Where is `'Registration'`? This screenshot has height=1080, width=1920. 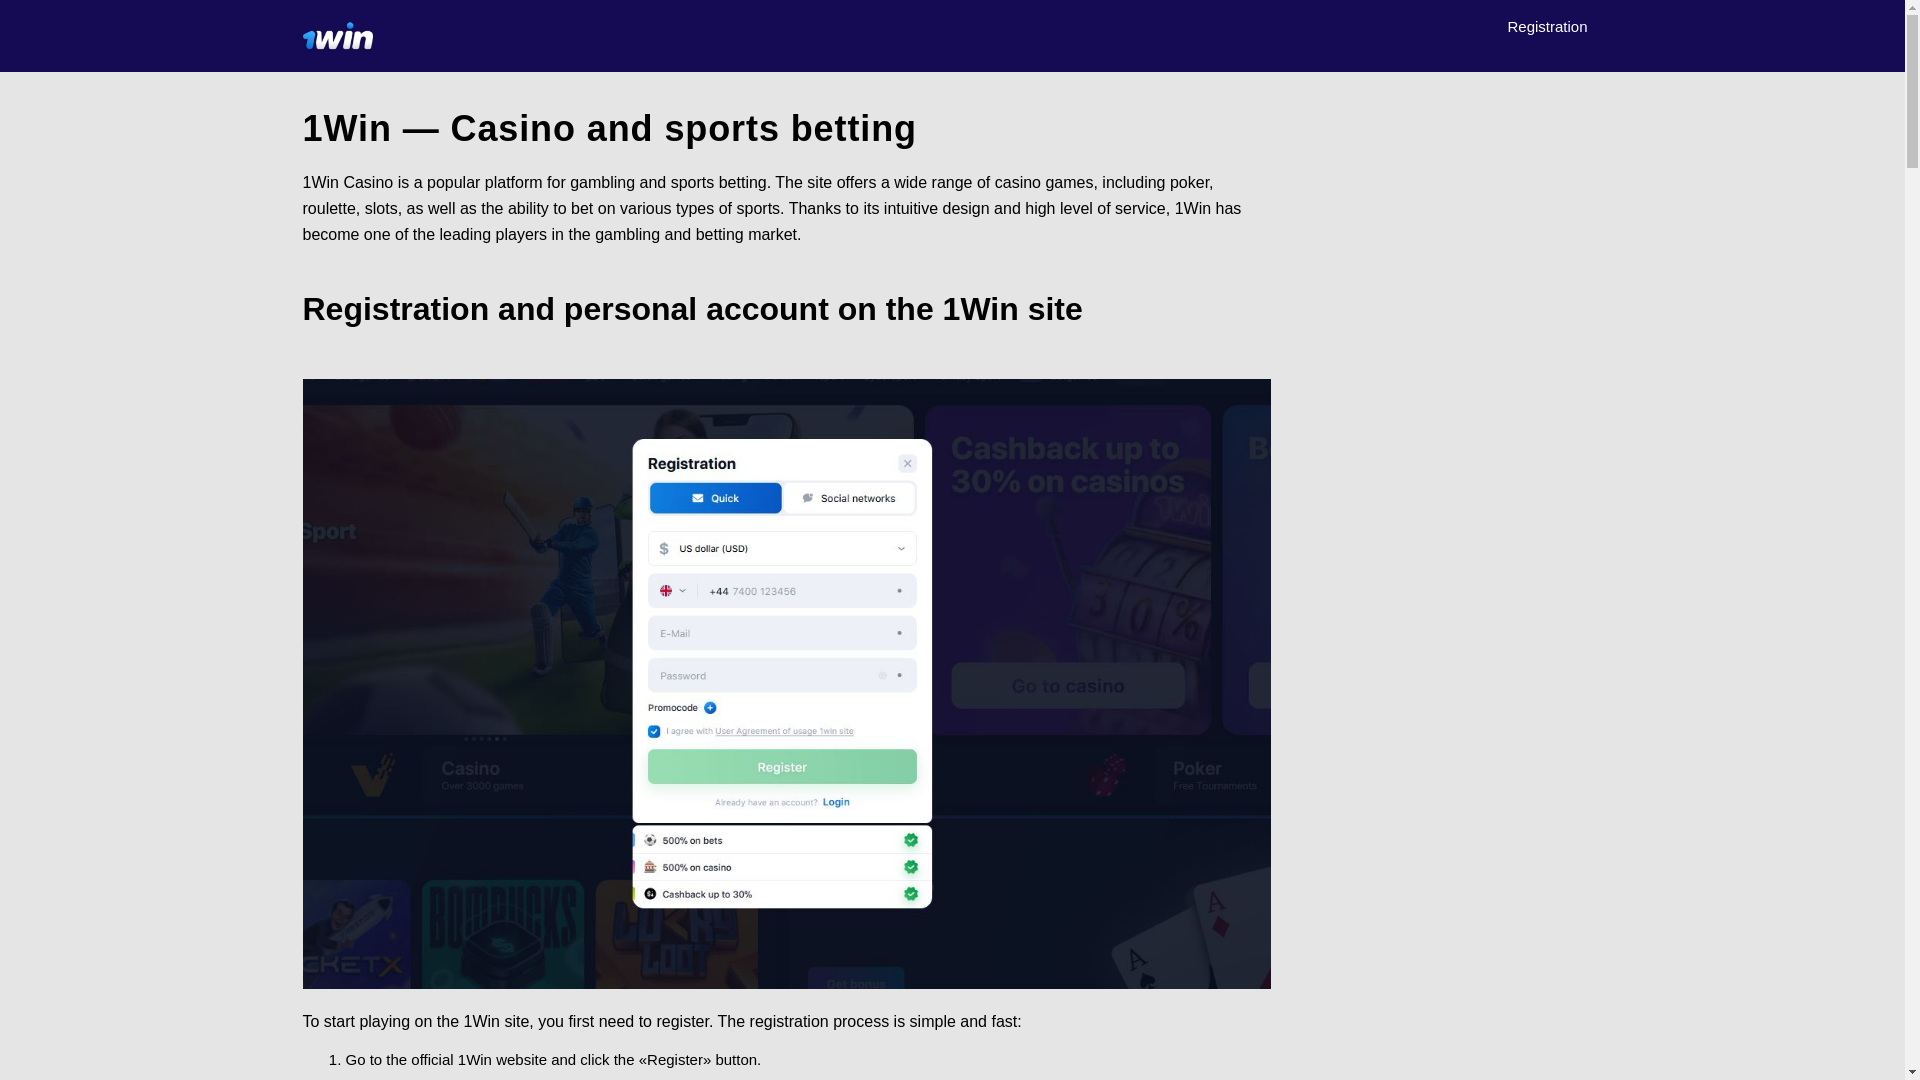
'Registration' is located at coordinates (1545, 26).